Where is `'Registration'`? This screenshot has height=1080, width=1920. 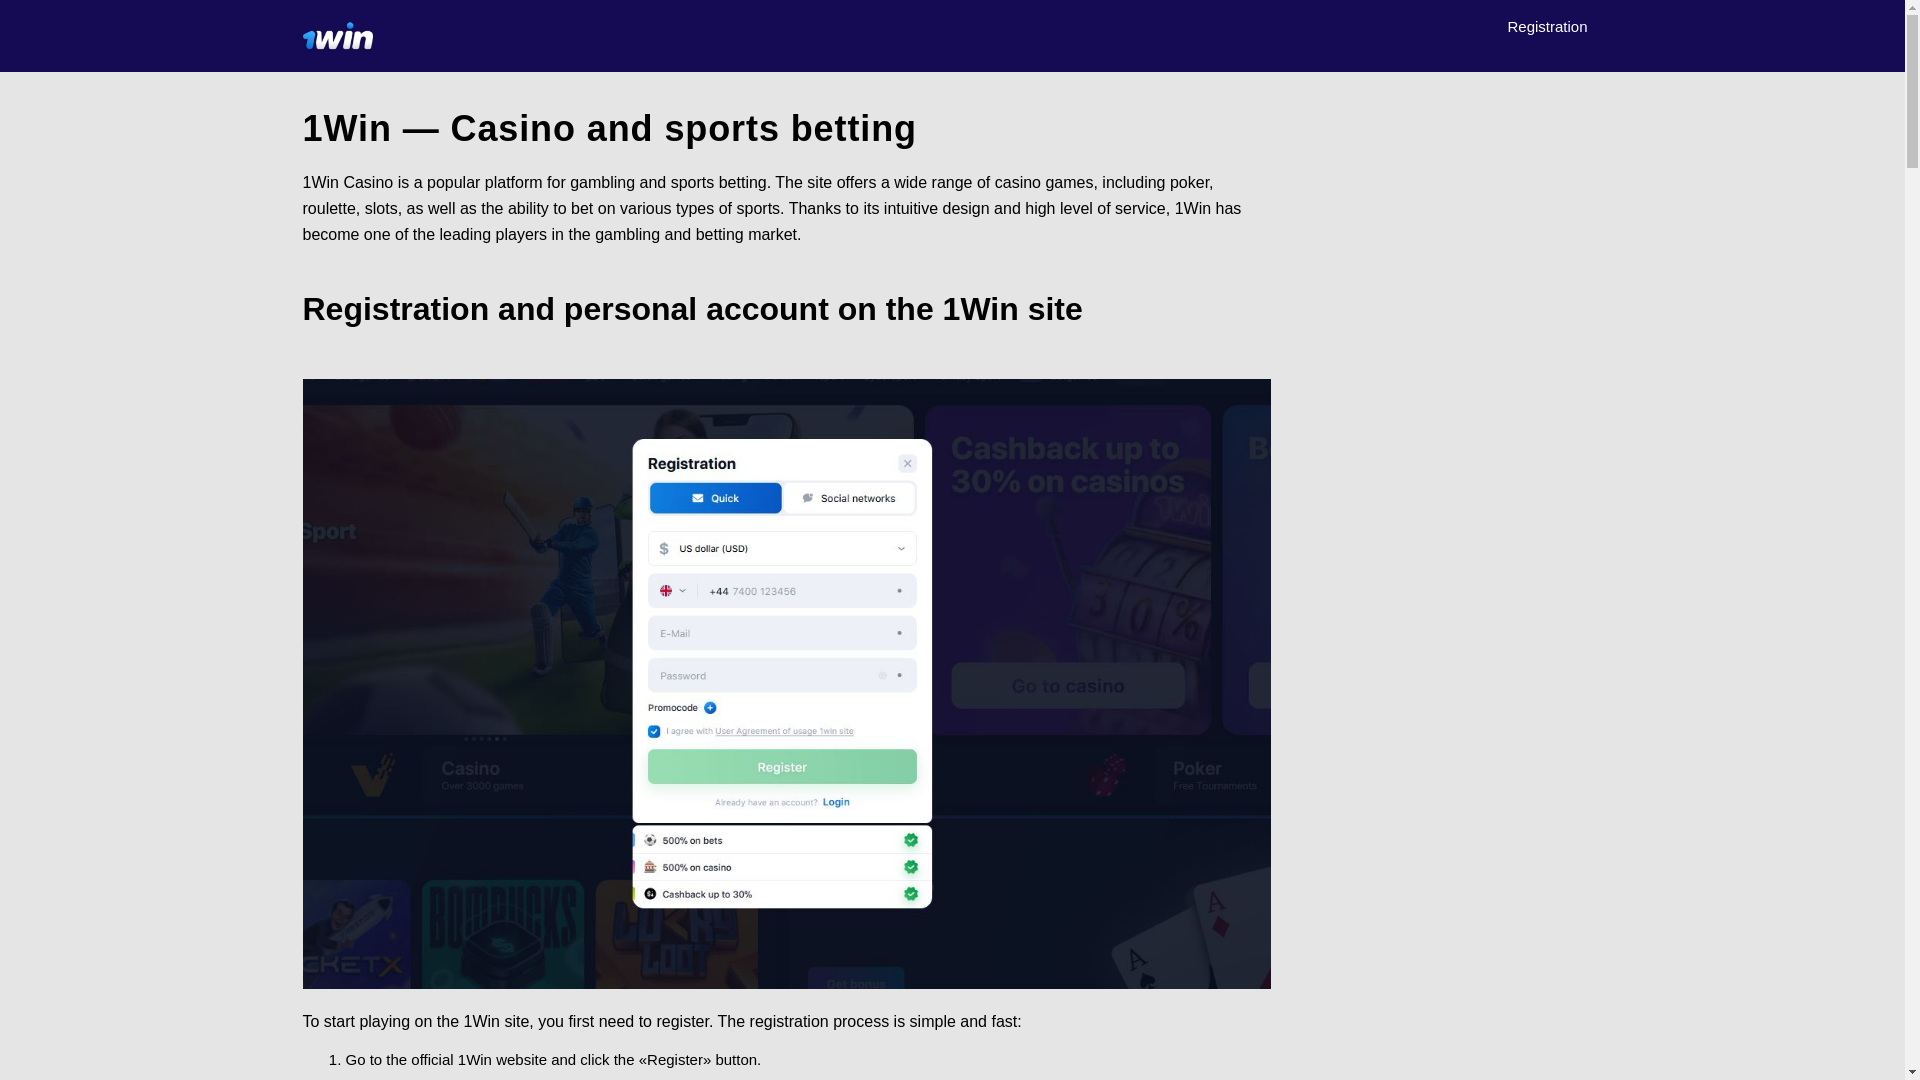
'Registration' is located at coordinates (1545, 26).